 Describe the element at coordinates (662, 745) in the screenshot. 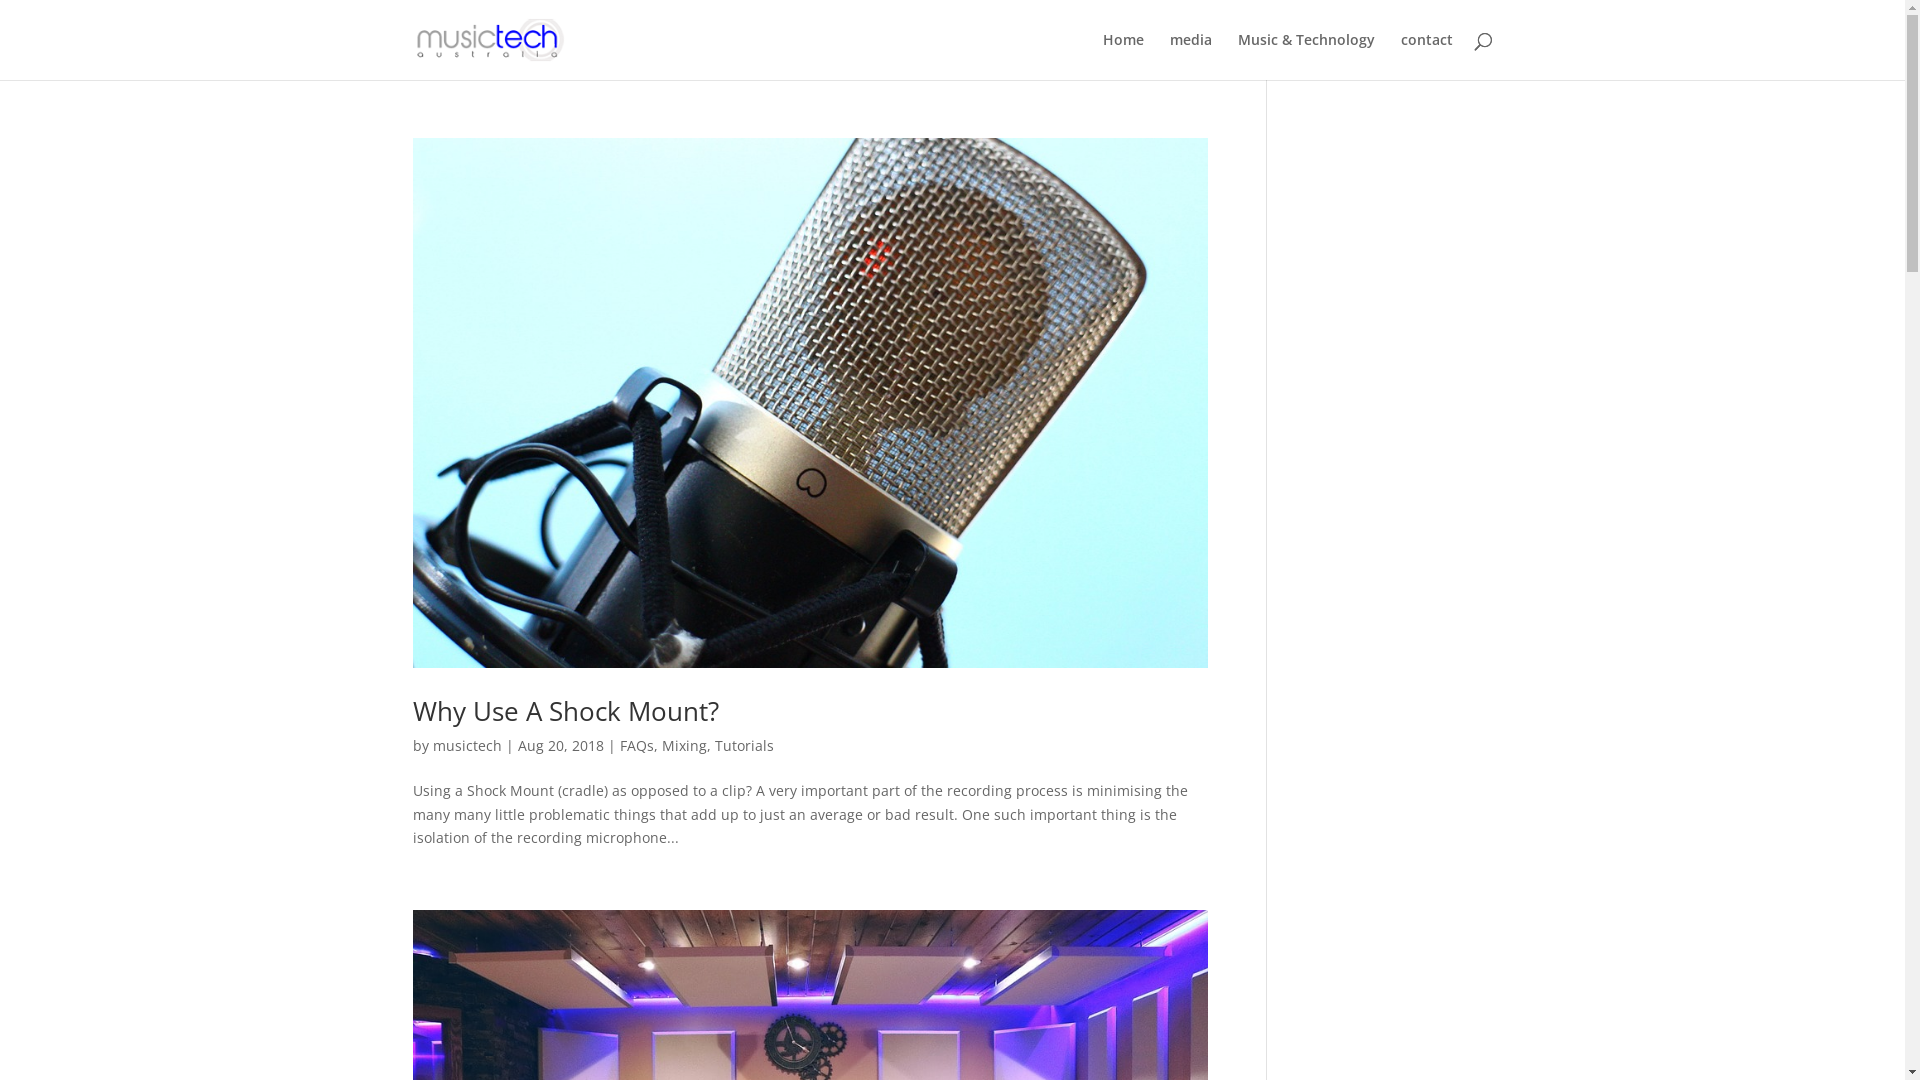

I see `'Mixing'` at that location.